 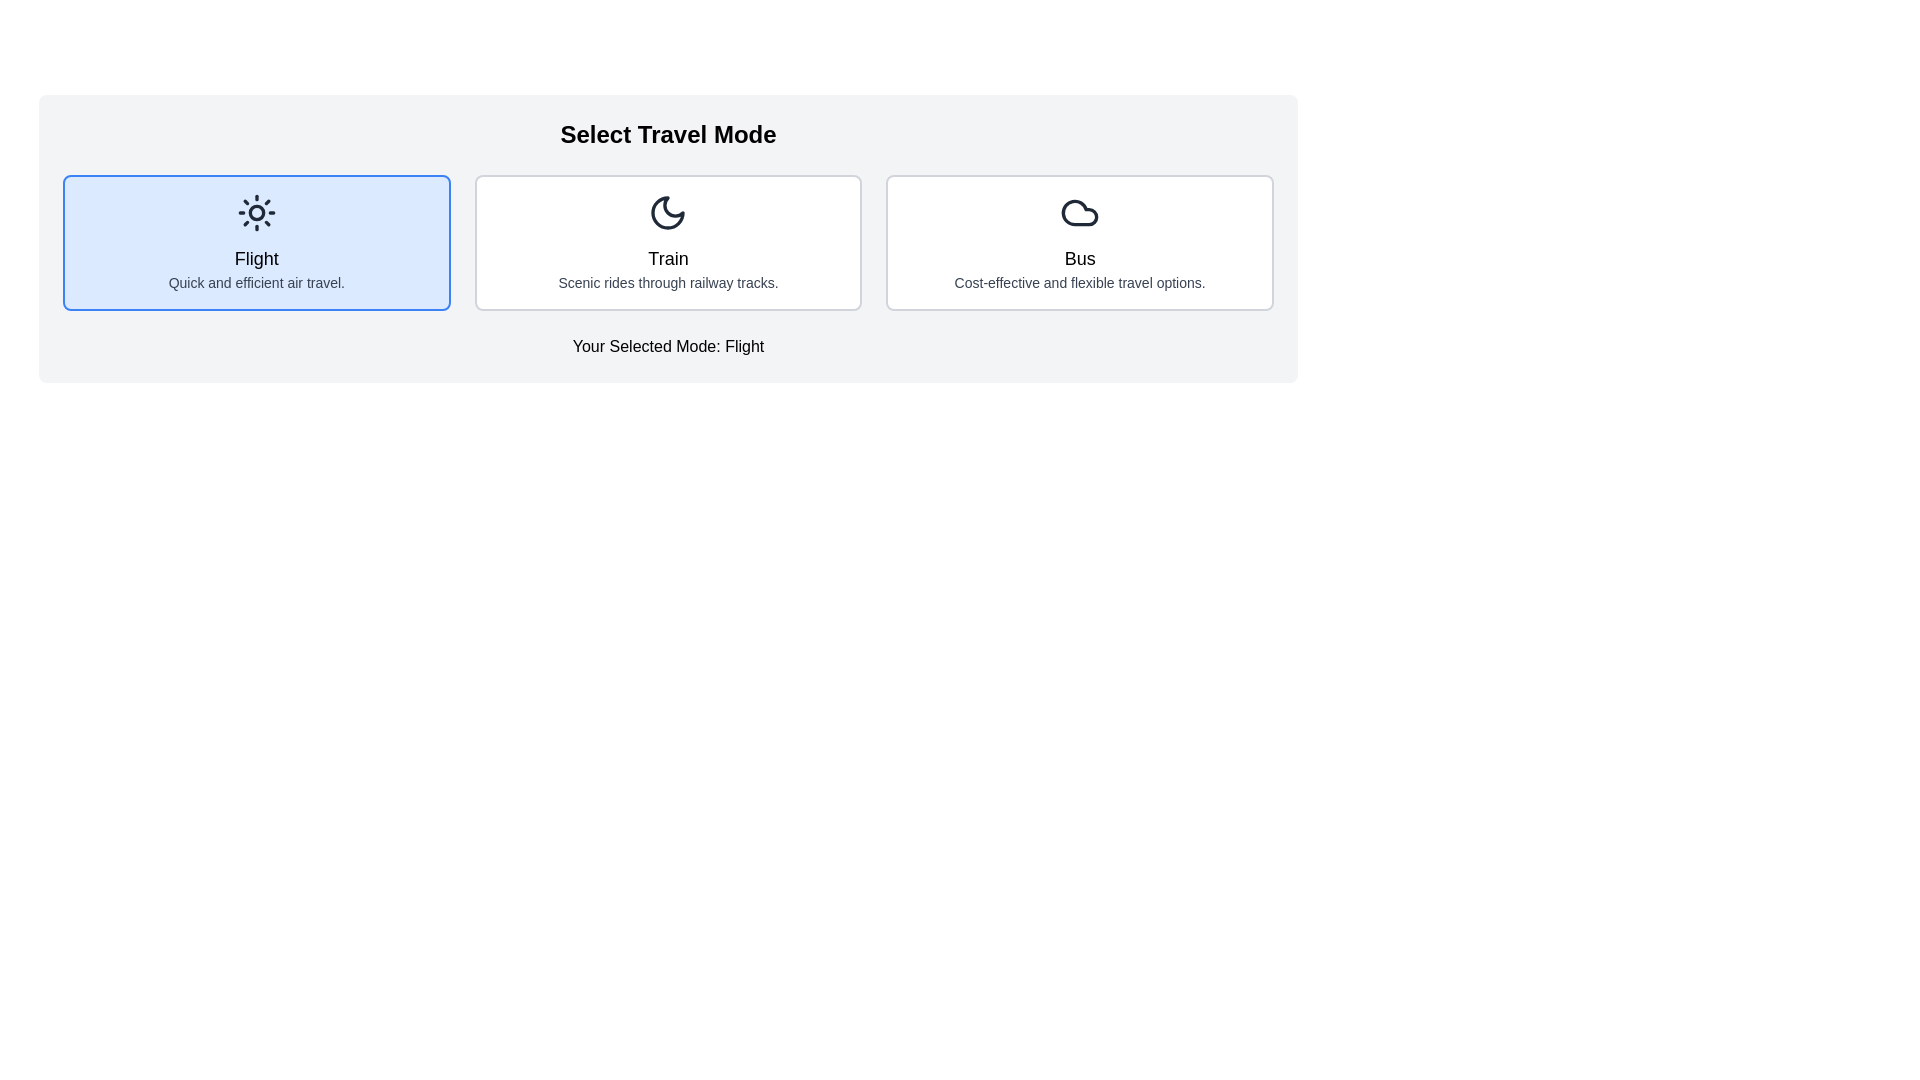 What do you see at coordinates (1079, 212) in the screenshot?
I see `the 'Bus' mode icon within the travel mode selection interface as a visual cue` at bounding box center [1079, 212].